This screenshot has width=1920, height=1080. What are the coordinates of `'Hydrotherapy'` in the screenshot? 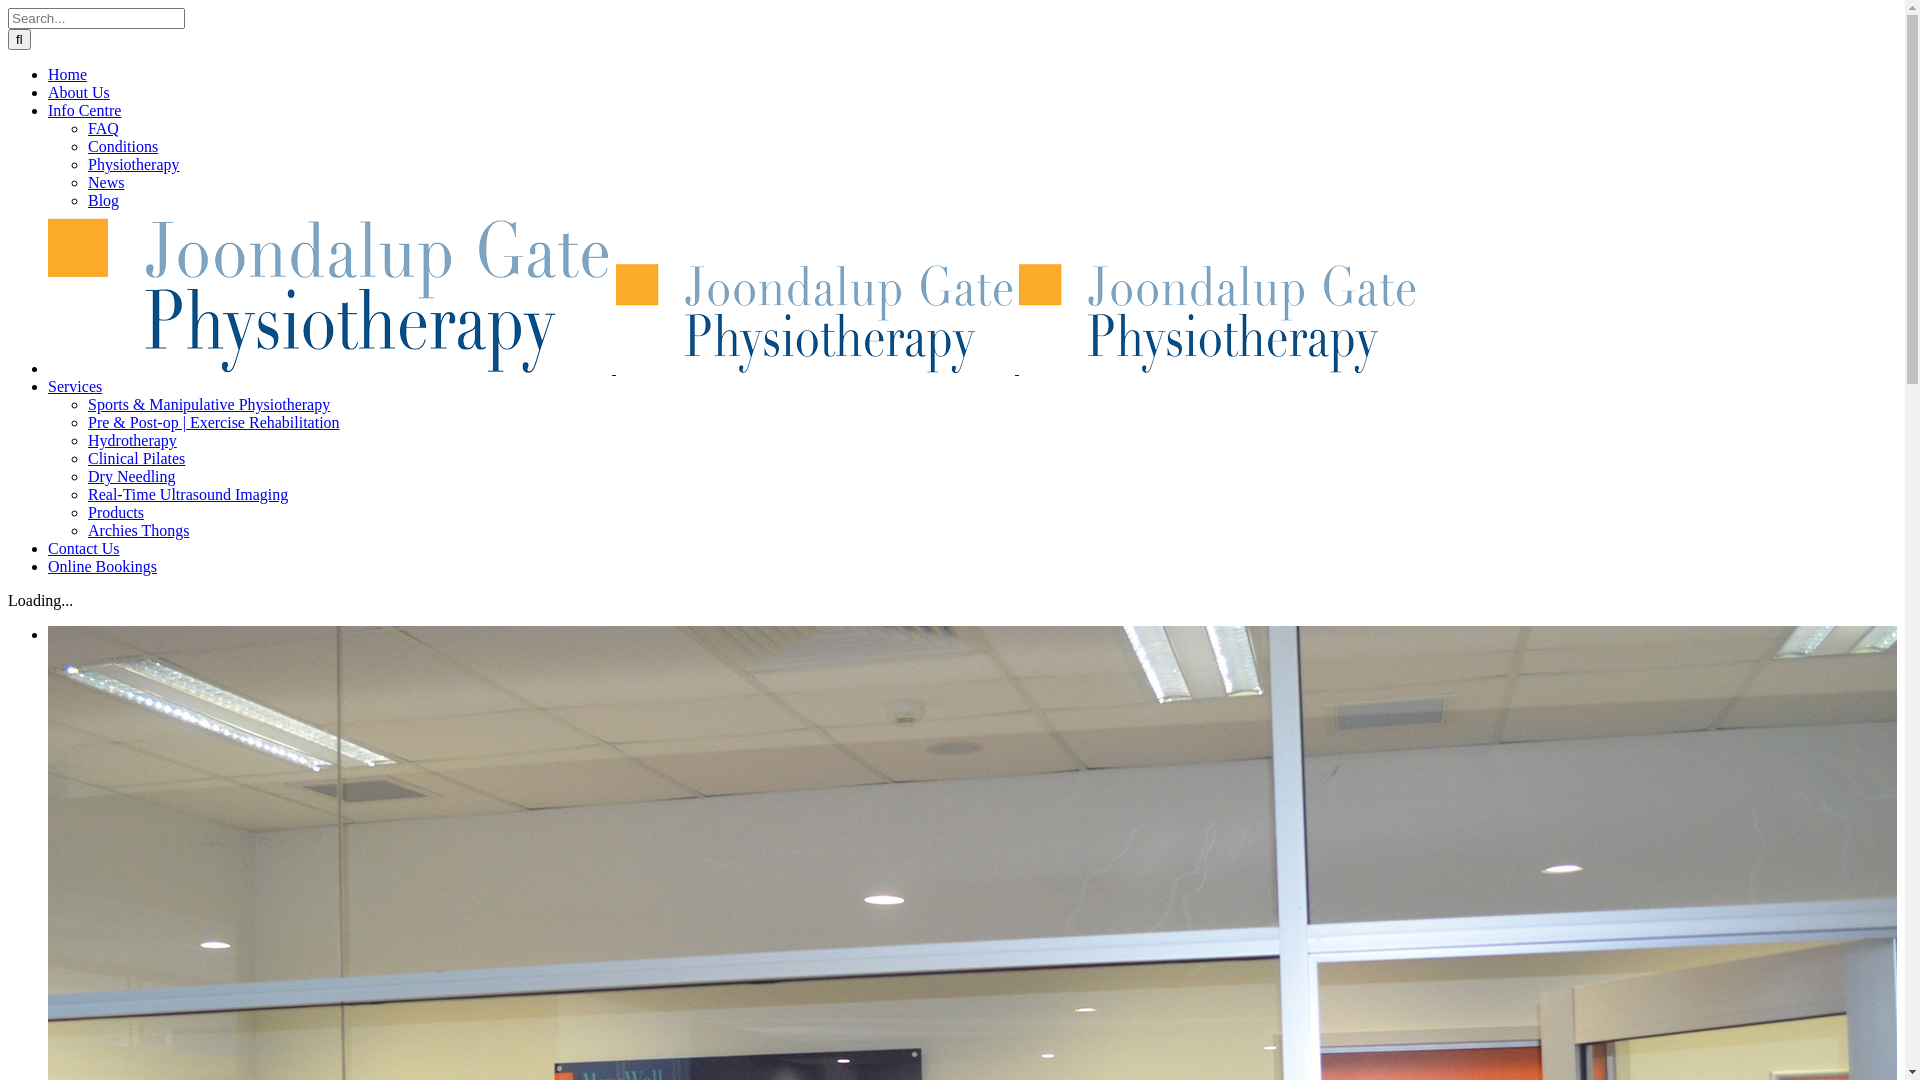 It's located at (131, 439).